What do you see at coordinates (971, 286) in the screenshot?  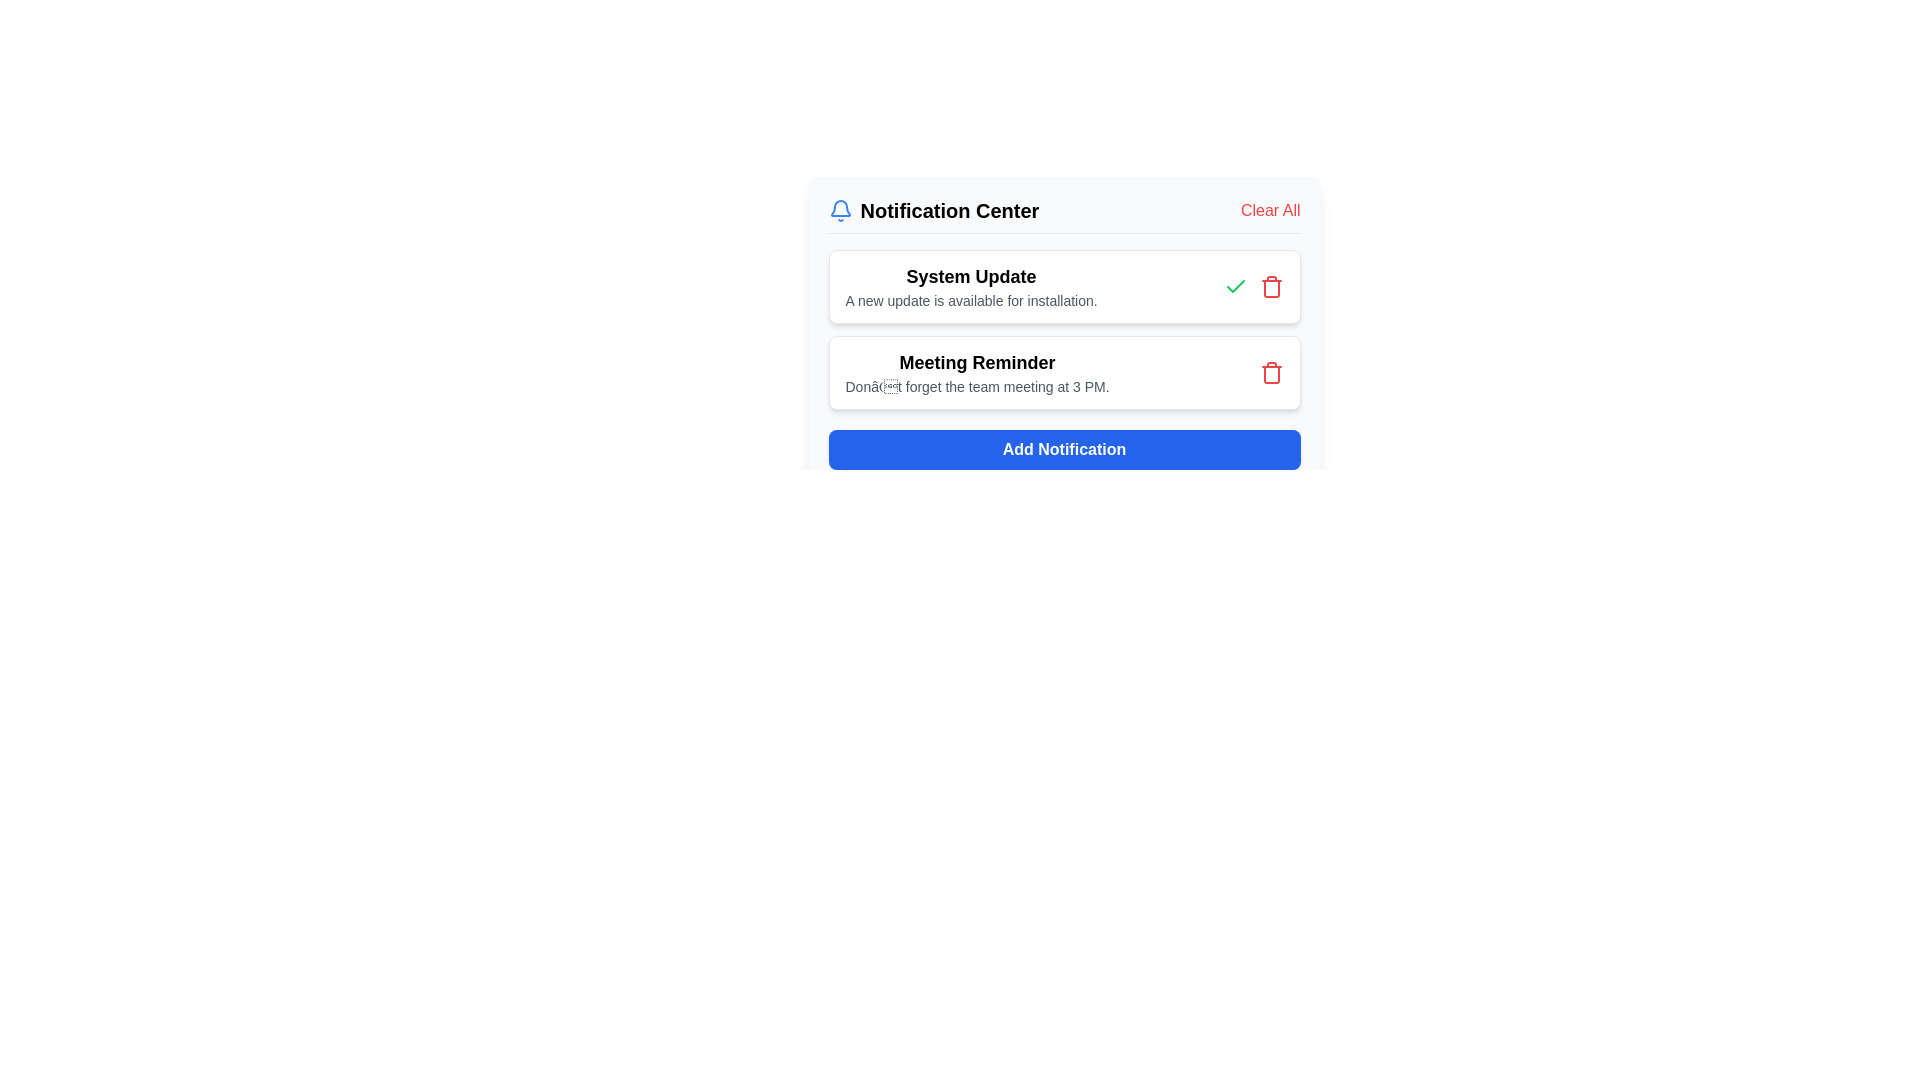 I see `text content of the top notification item in the notification list, which displays a system update notification title and description` at bounding box center [971, 286].